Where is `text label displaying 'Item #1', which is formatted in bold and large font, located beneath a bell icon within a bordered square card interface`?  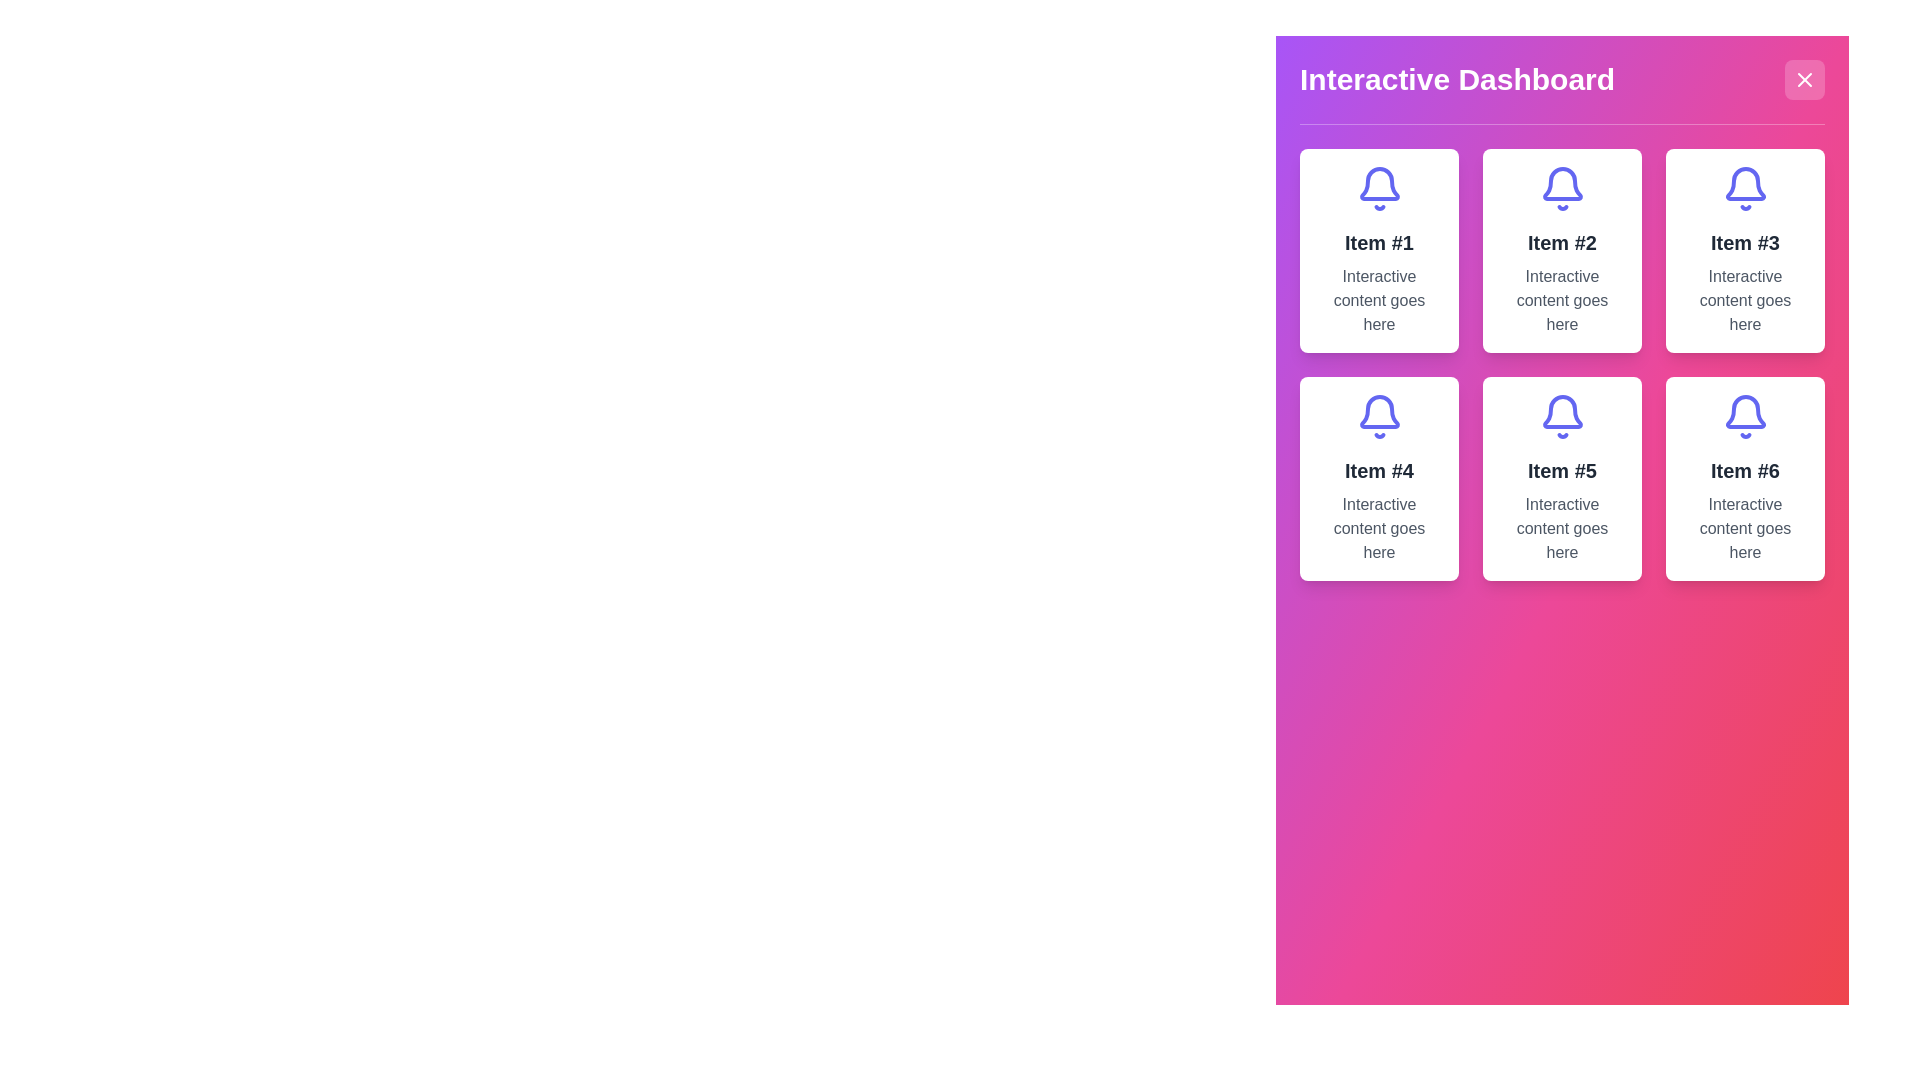
text label displaying 'Item #1', which is formatted in bold and large font, located beneath a bell icon within a bordered square card interface is located at coordinates (1378, 242).